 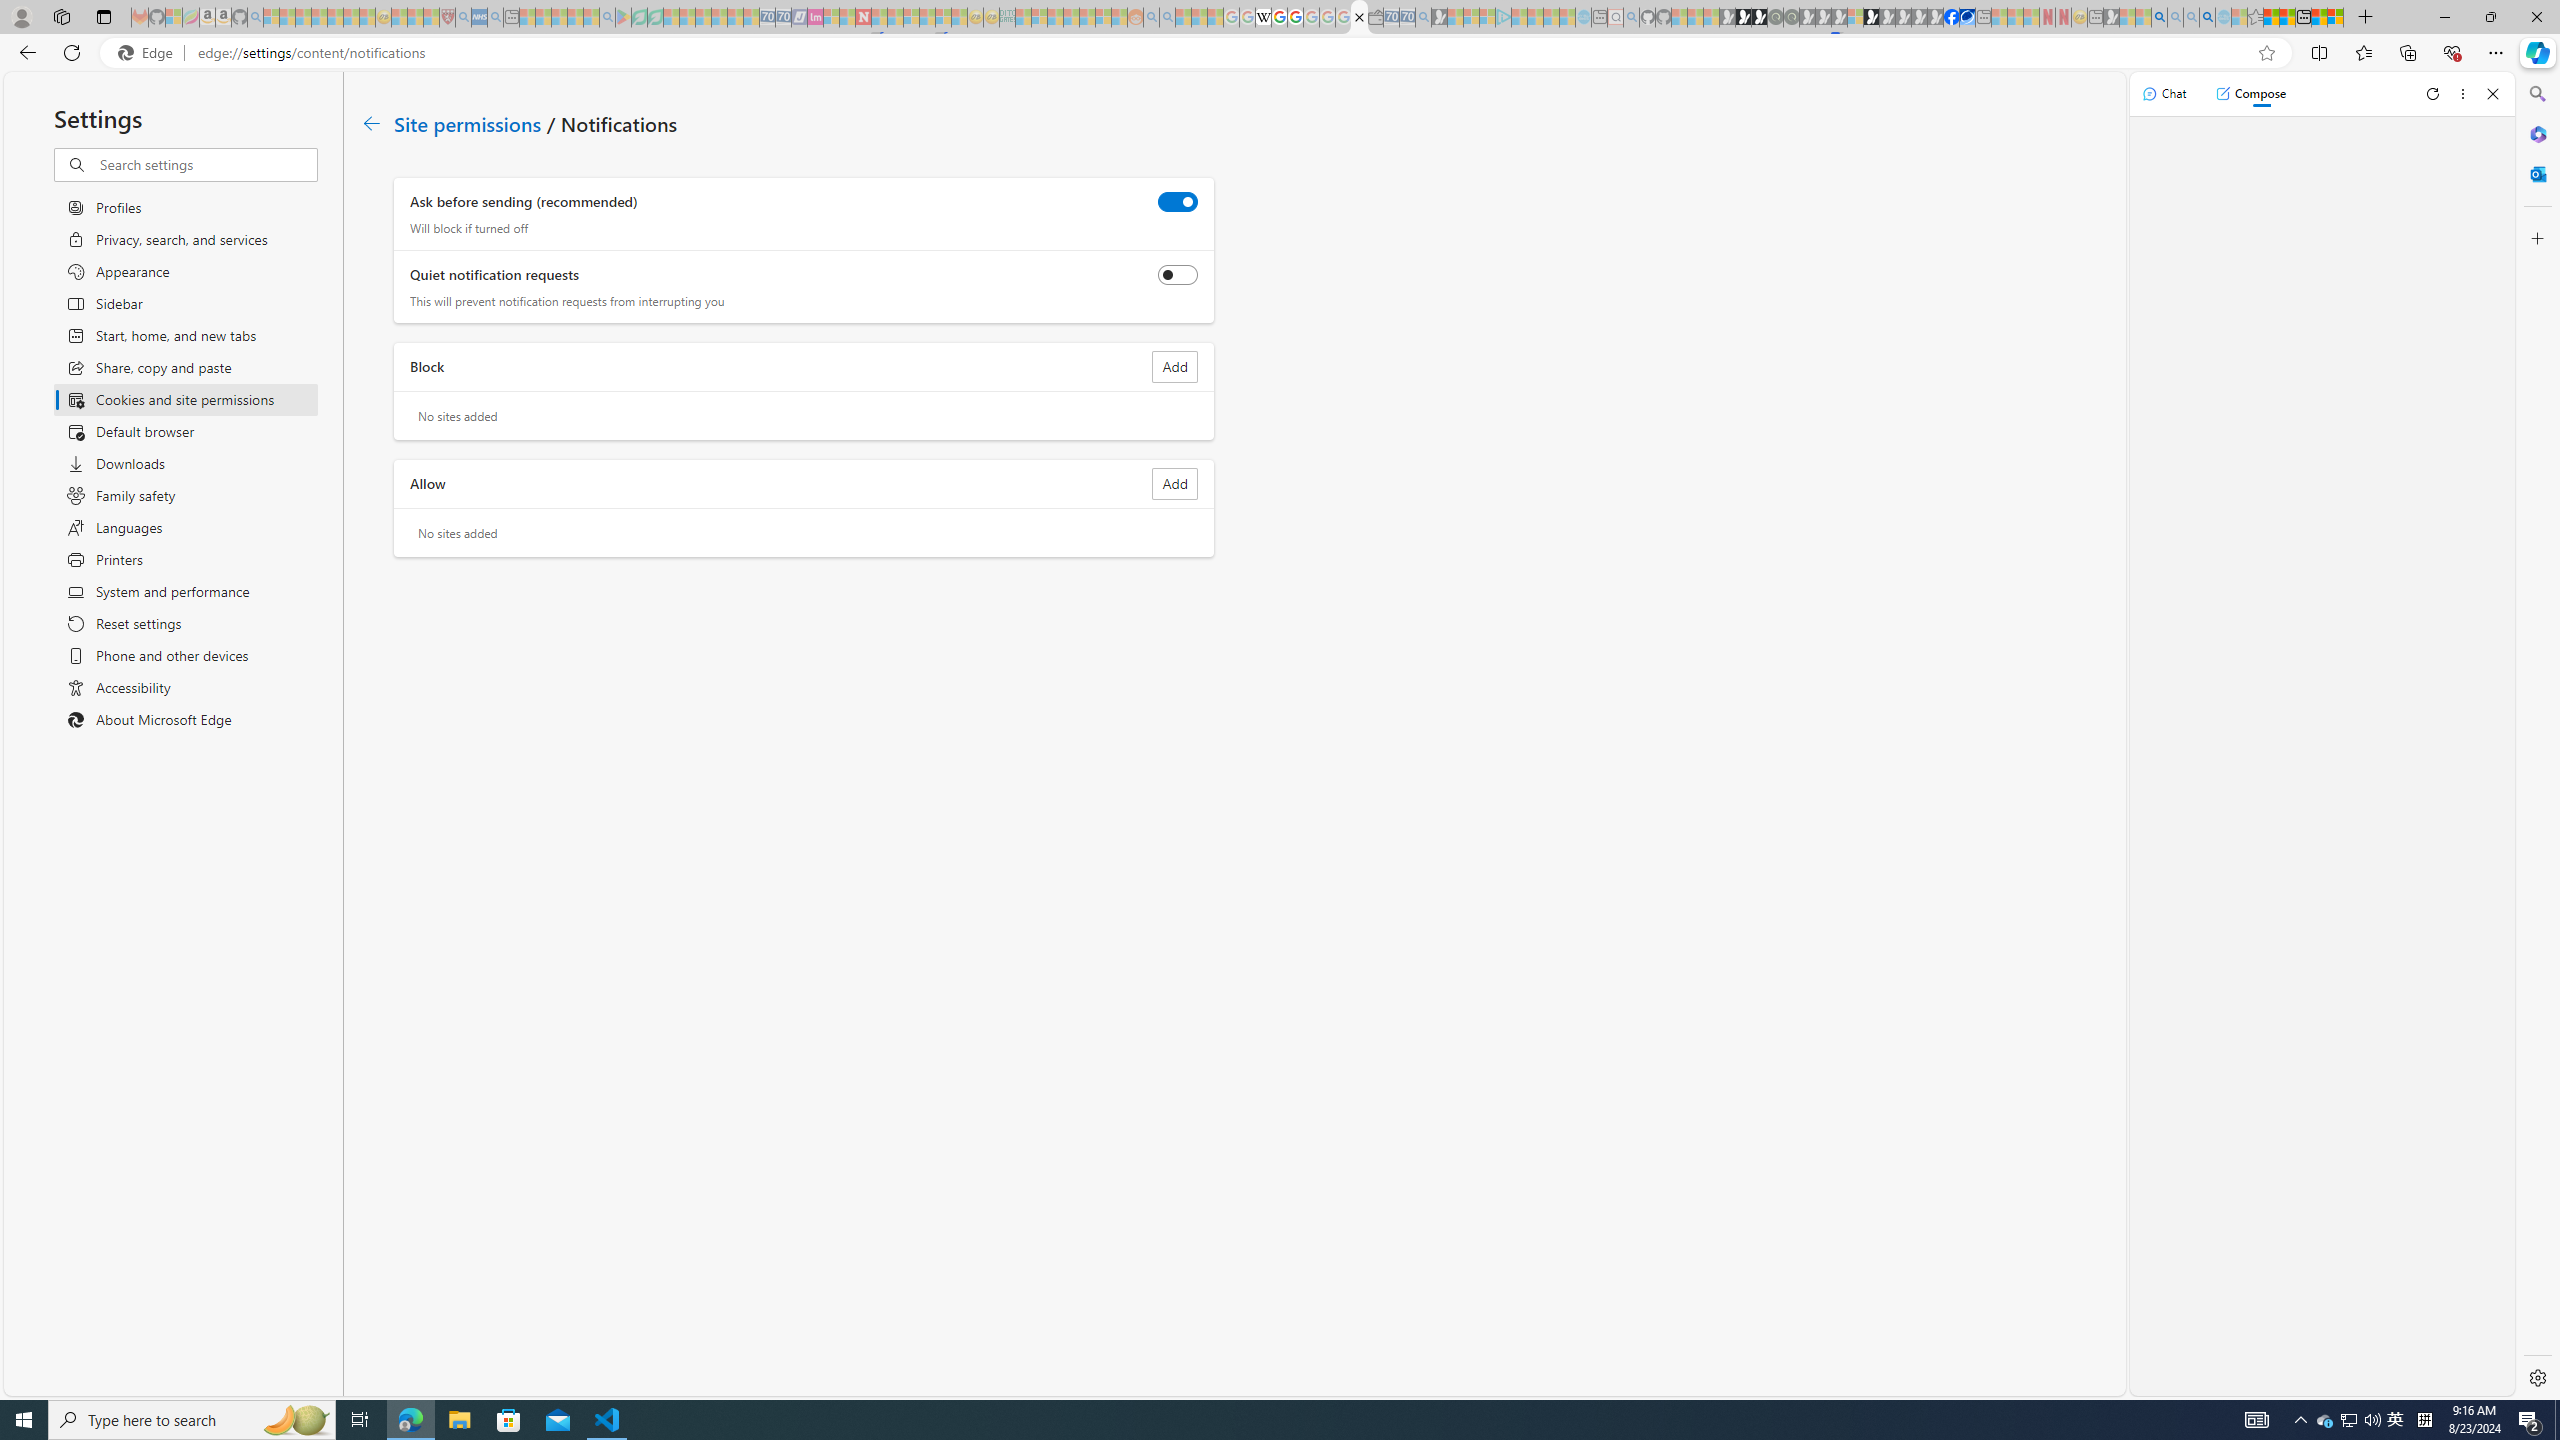 What do you see at coordinates (399, 16) in the screenshot?
I see `'Recipes - MSN - Sleeping'` at bounding box center [399, 16].